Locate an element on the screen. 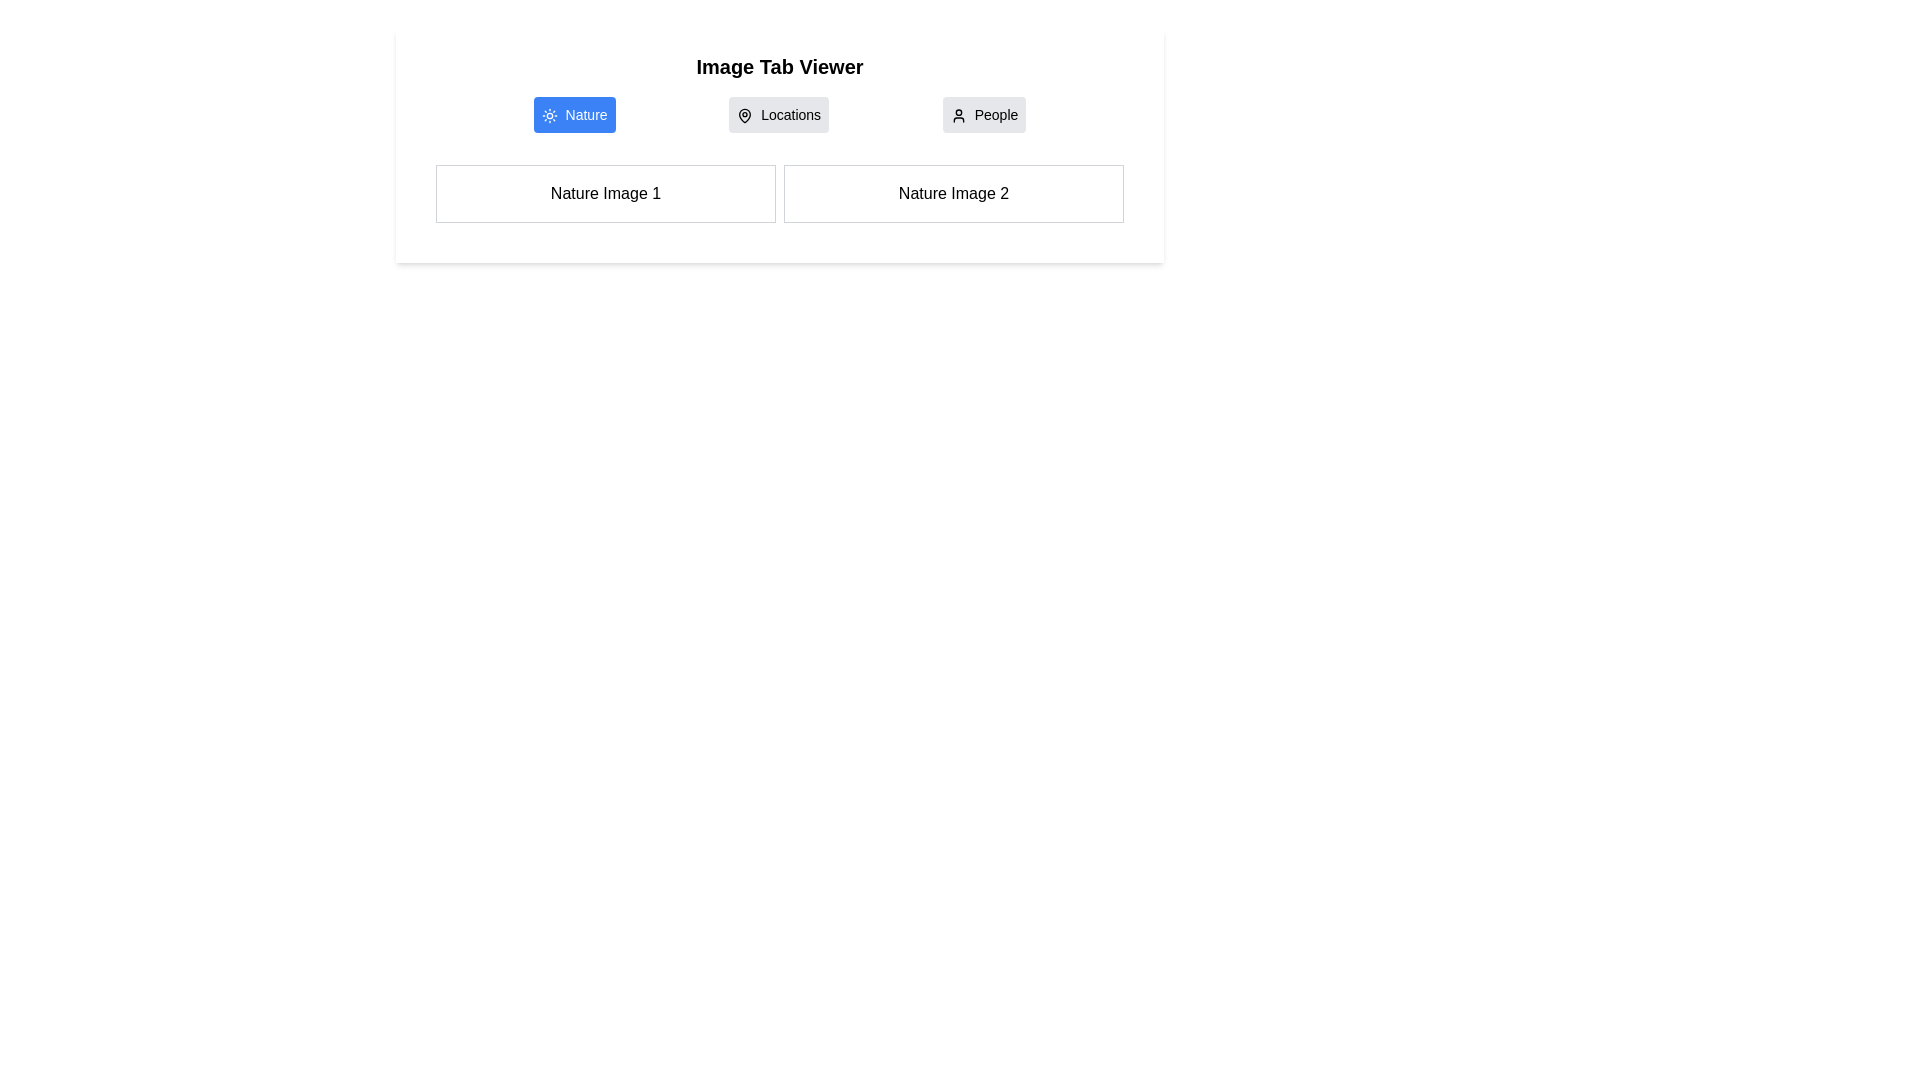 The width and height of the screenshot is (1920, 1080). the small user icon shaped like a human figure, located to the left of the 'People' text in the button group is located at coordinates (957, 116).